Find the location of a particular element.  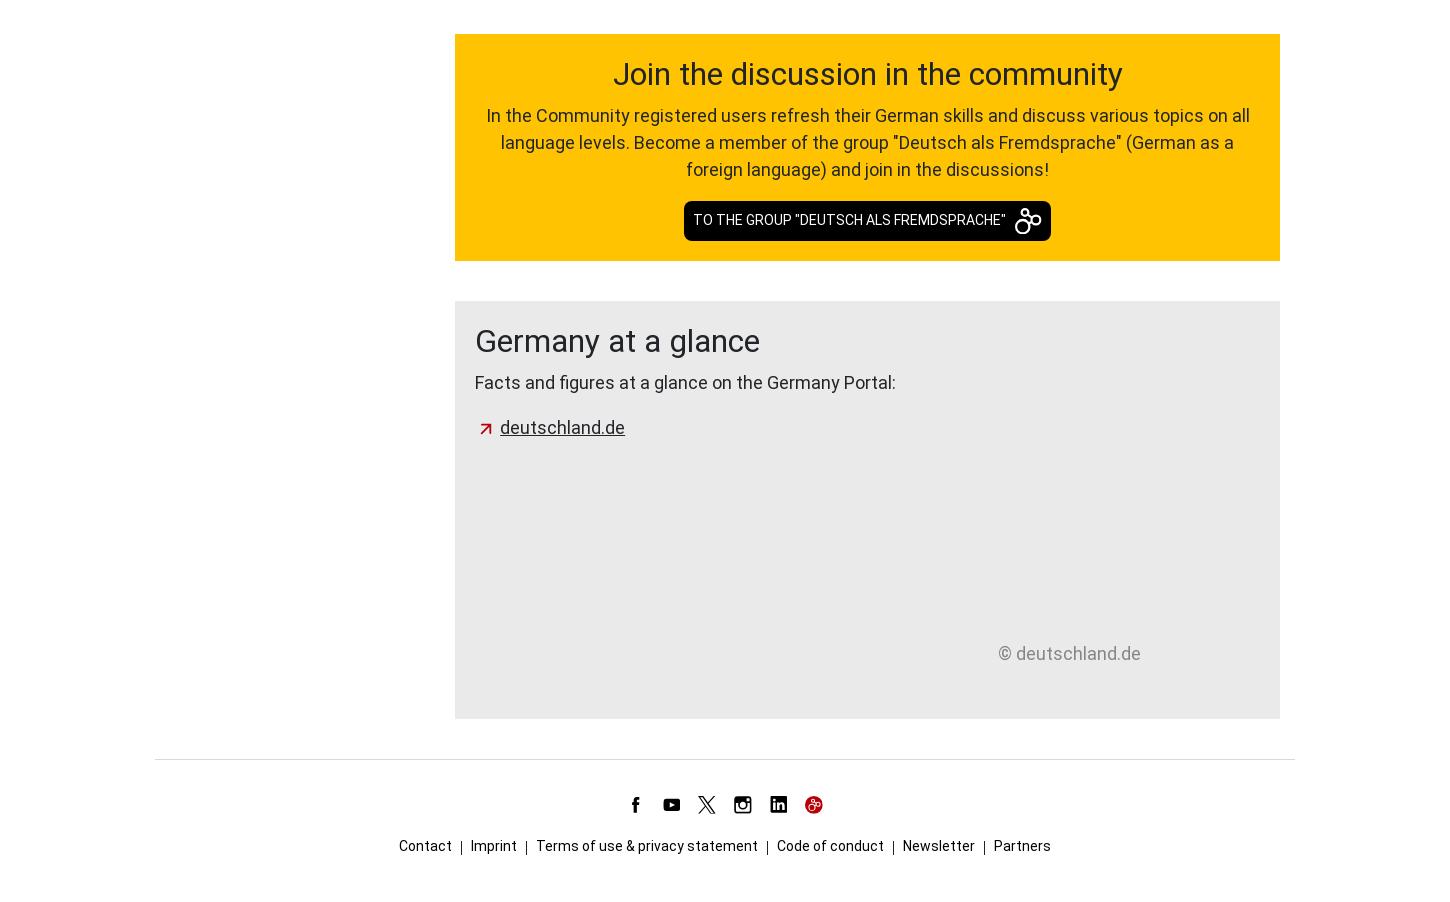

'Partners' is located at coordinates (1022, 845).